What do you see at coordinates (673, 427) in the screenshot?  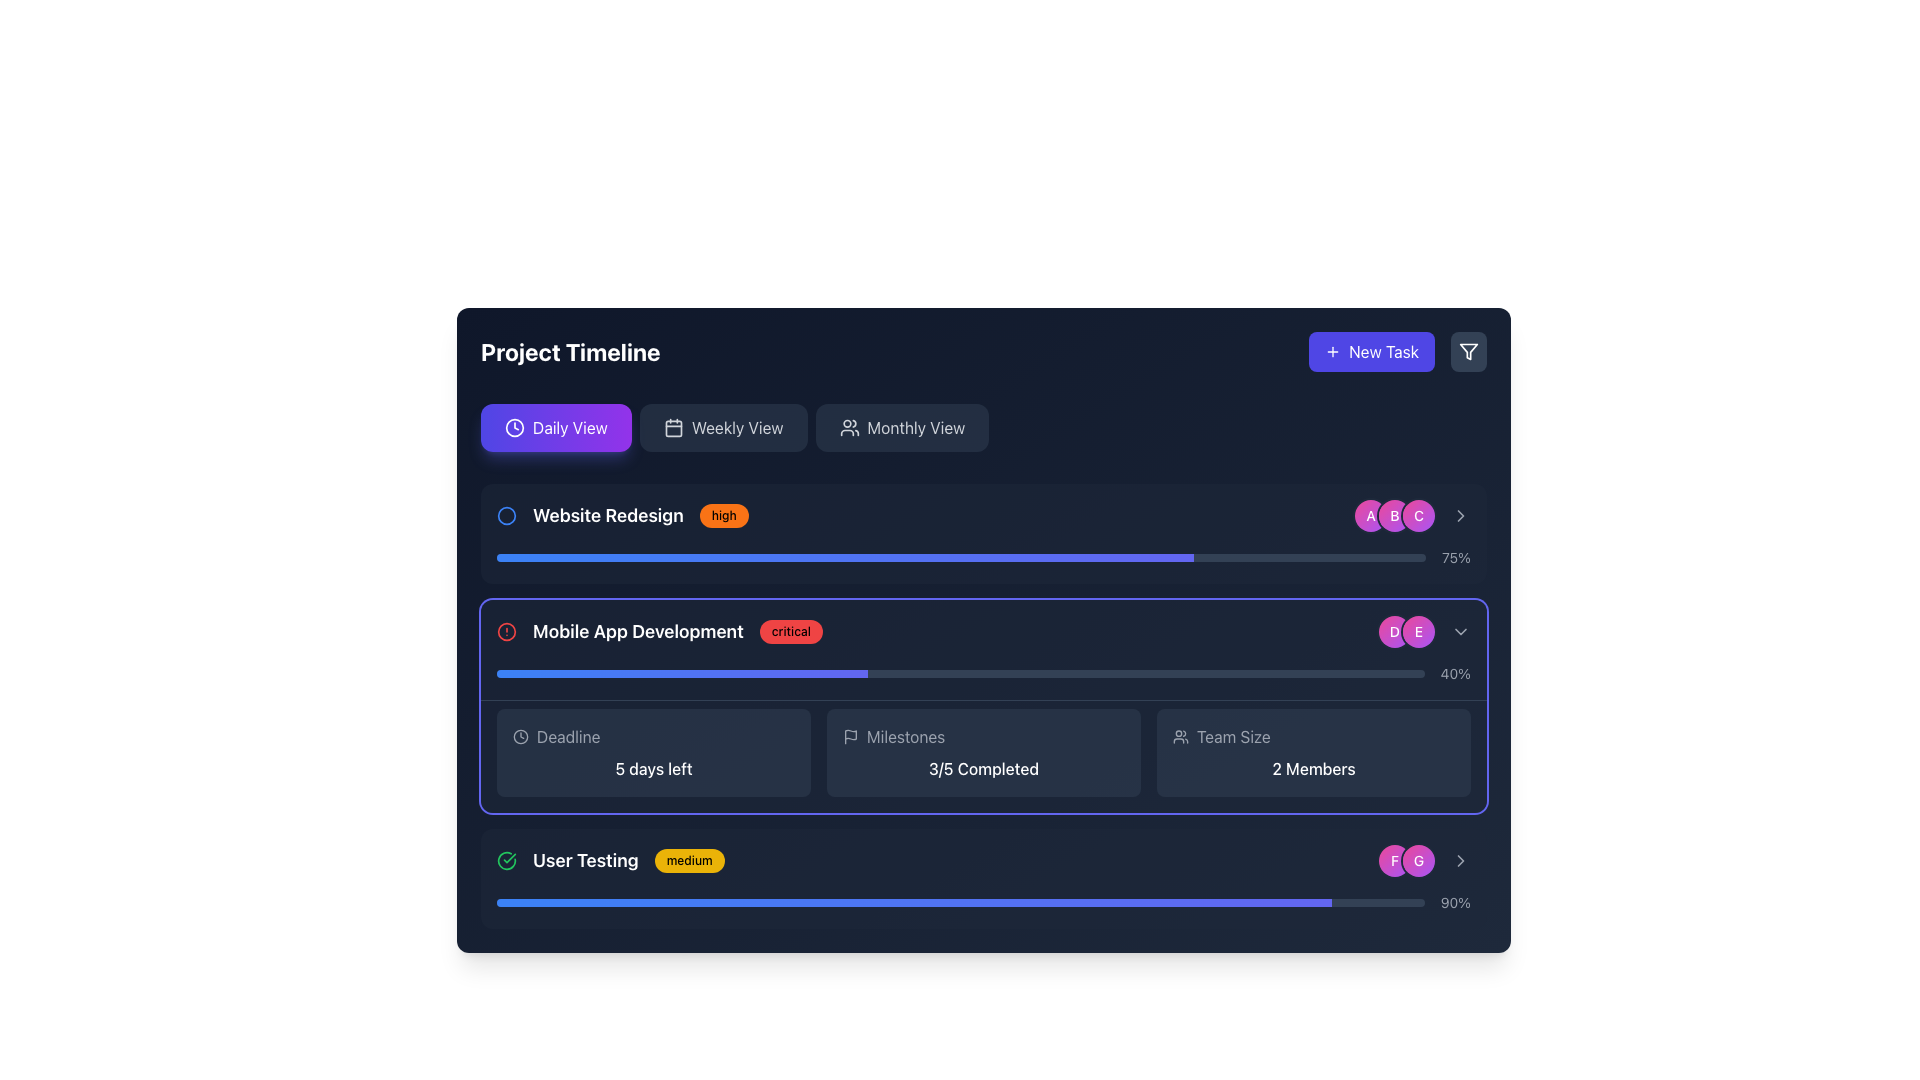 I see `the inner content area of the calendar icon, which is represented by a non-interactive SVG rectangle shape located centrally within the calendar's boundary` at bounding box center [673, 427].